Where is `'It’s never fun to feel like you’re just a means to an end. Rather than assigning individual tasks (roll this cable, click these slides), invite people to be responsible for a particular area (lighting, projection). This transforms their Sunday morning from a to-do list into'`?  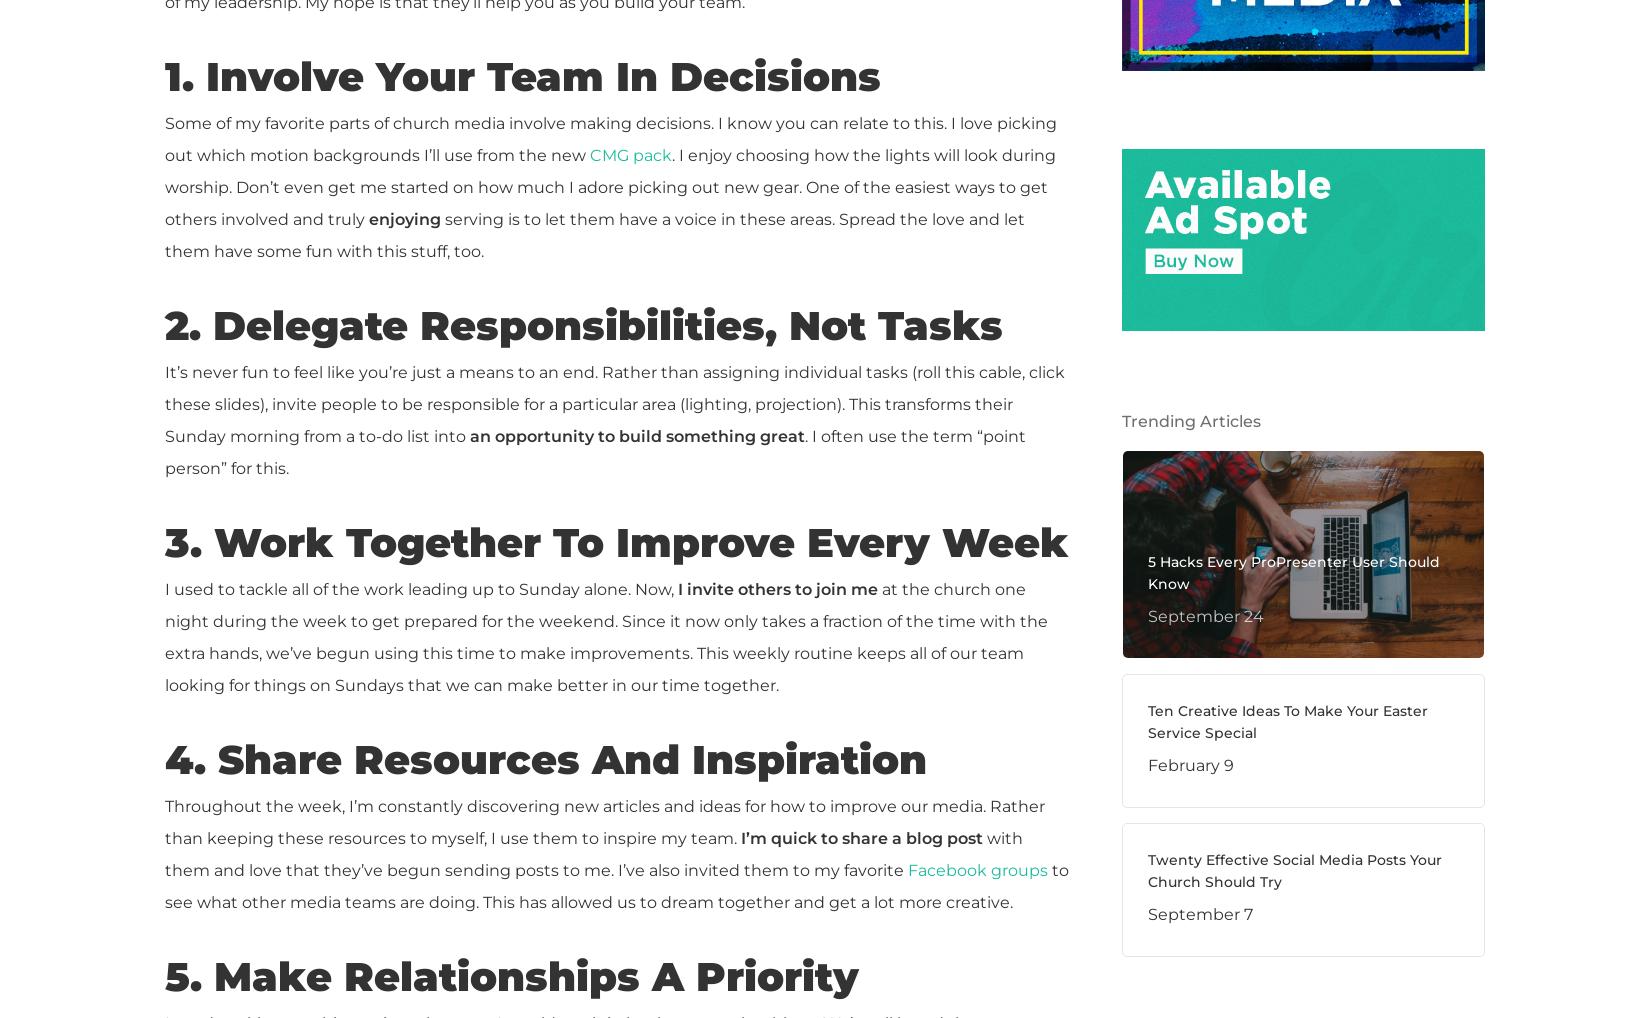
'It’s never fun to feel like you’re just a means to an end. Rather than assigning individual tasks (roll this cable, click these slides), invite people to be responsible for a particular area (lighting, projection). This transforms their Sunday morning from a to-do list into' is located at coordinates (165, 404).